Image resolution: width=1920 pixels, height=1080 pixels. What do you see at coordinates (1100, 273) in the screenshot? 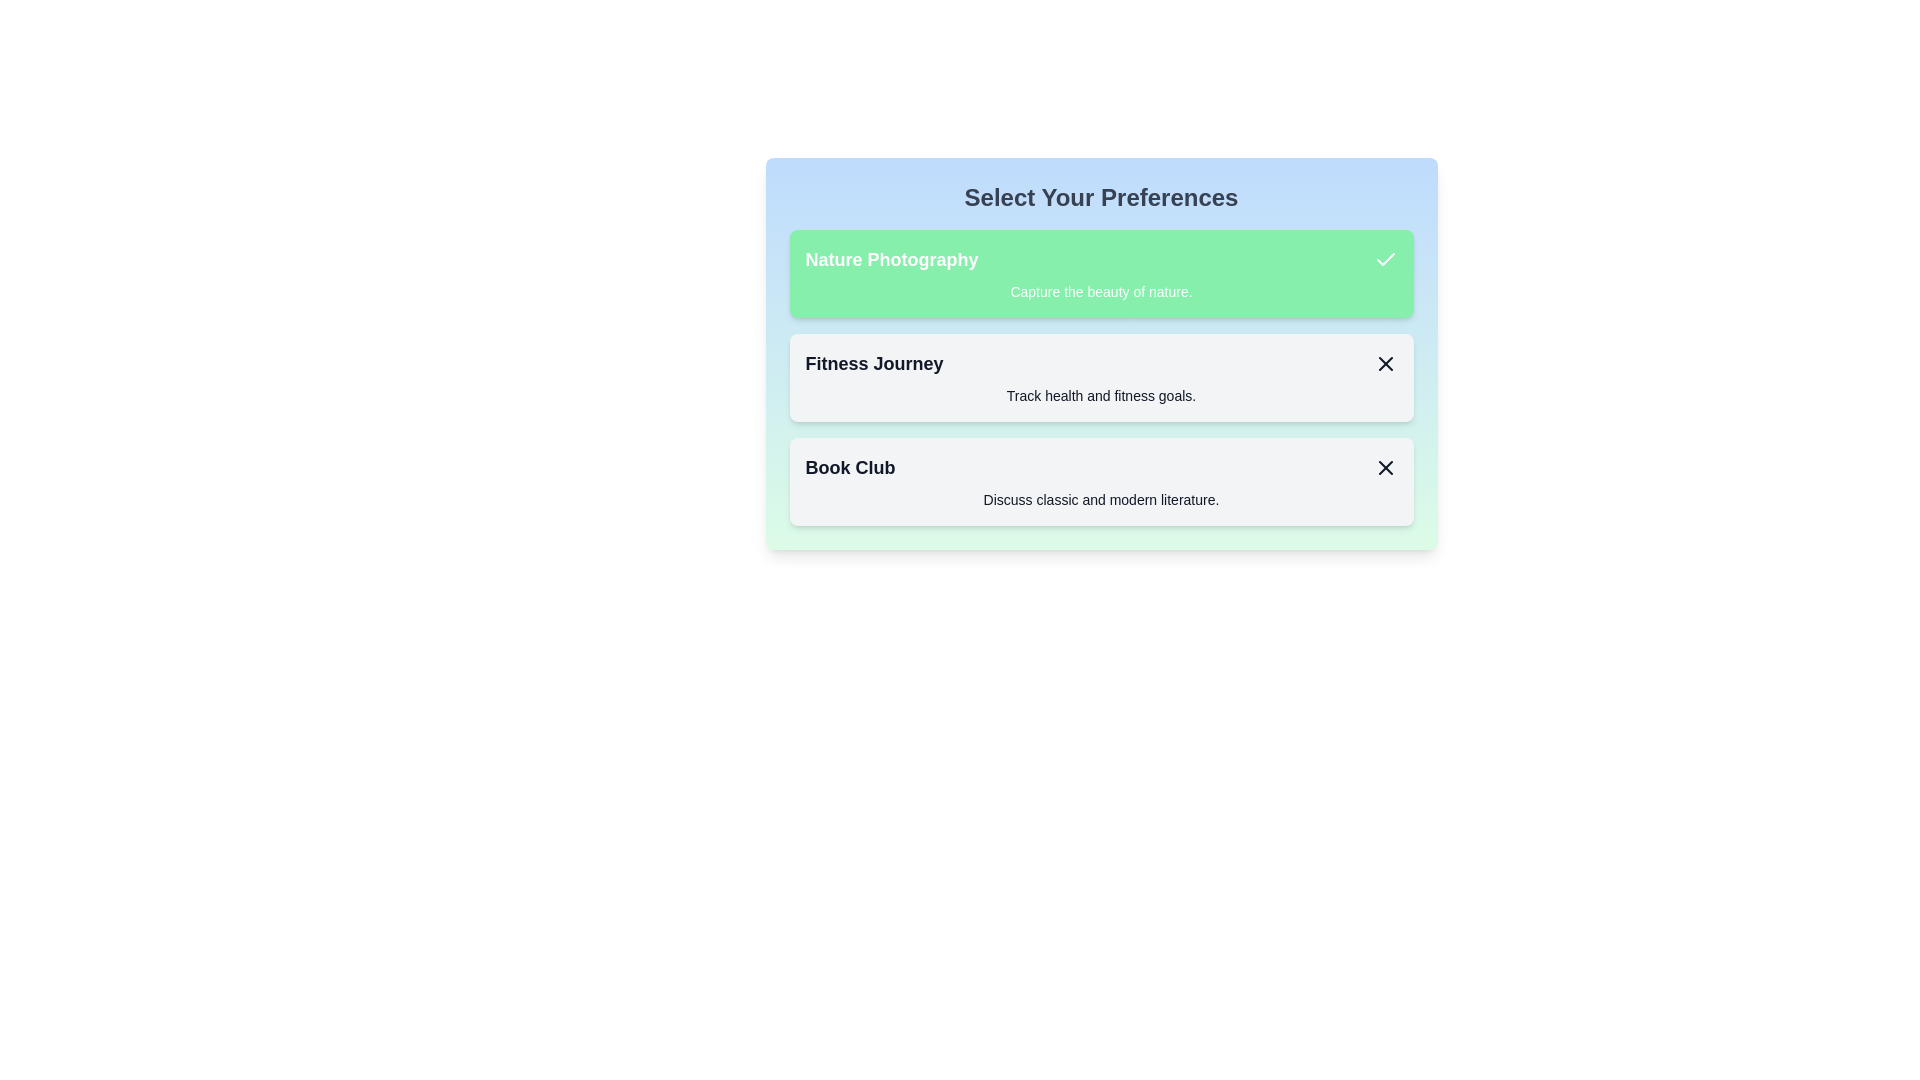
I see `the preference item labeled Nature Photography to toggle its selection state` at bounding box center [1100, 273].